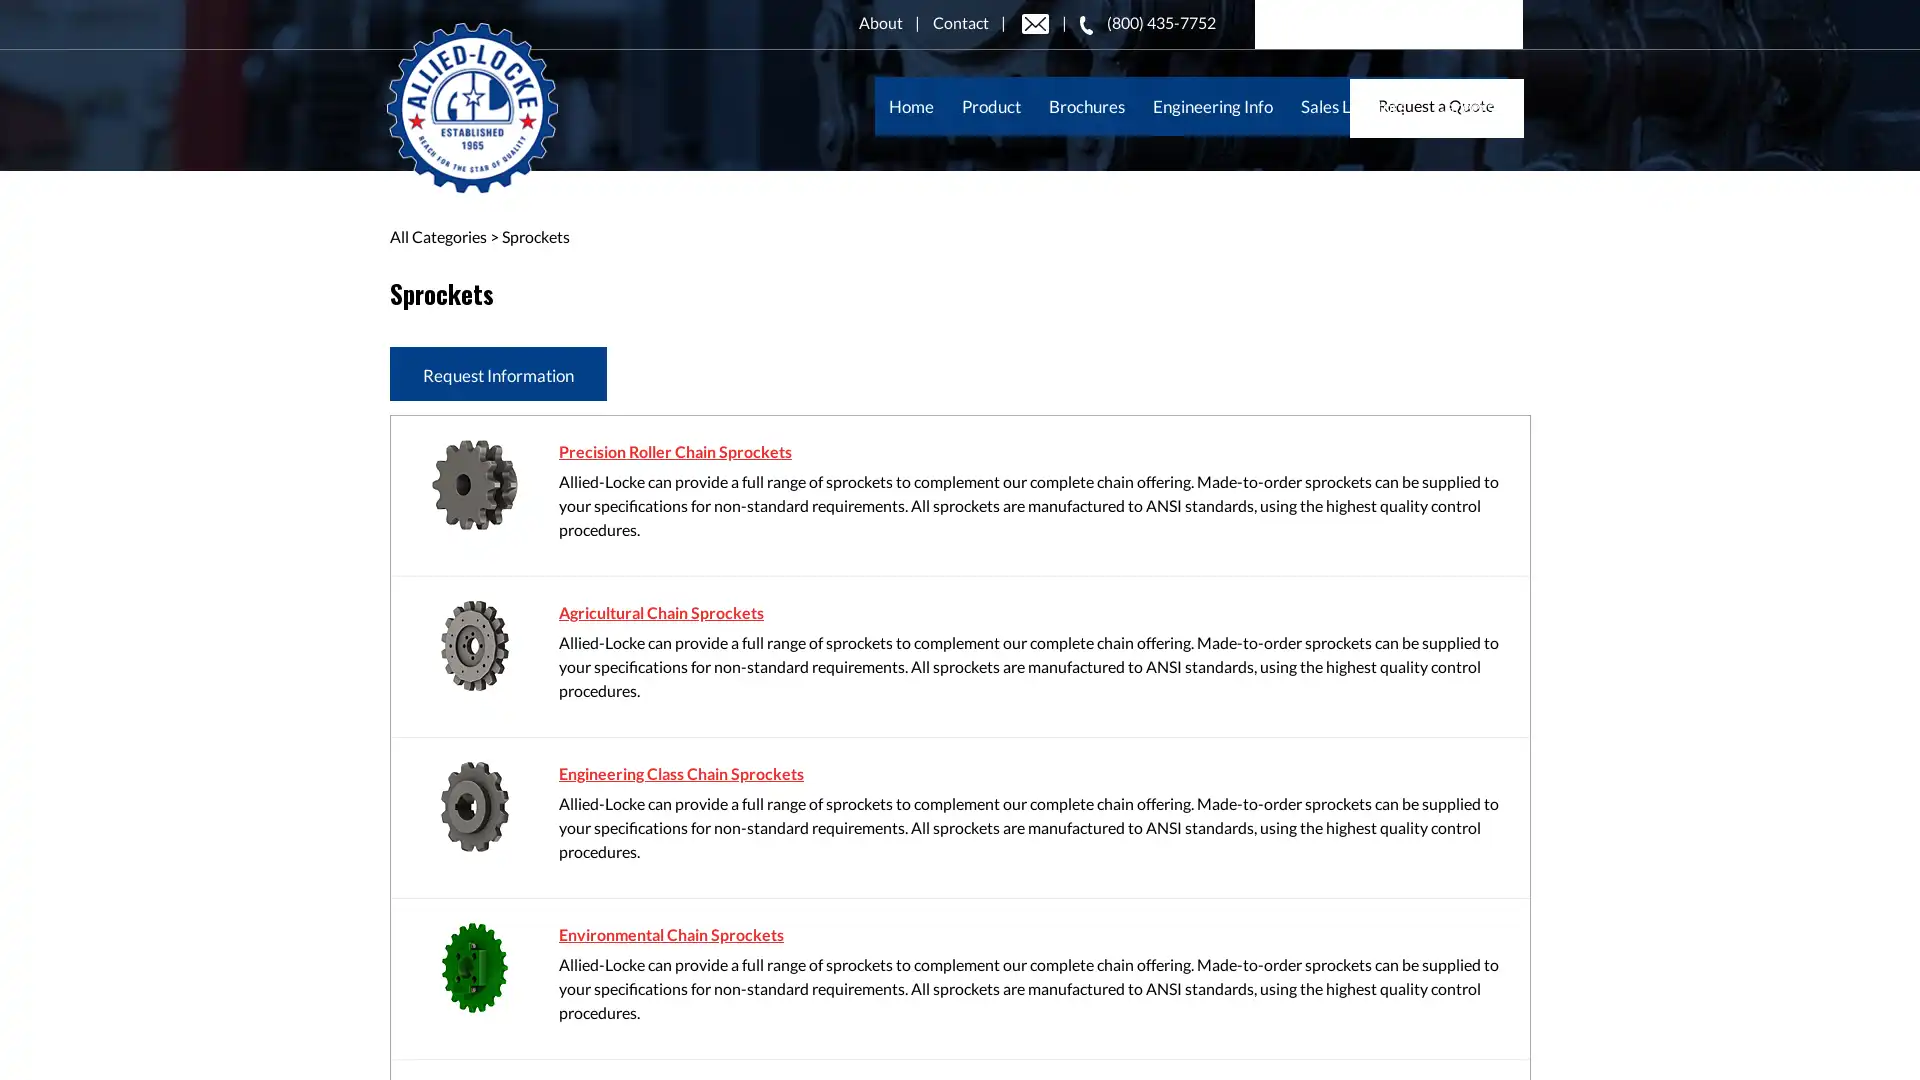 This screenshot has width=1920, height=1080. What do you see at coordinates (498, 373) in the screenshot?
I see `Request Information` at bounding box center [498, 373].